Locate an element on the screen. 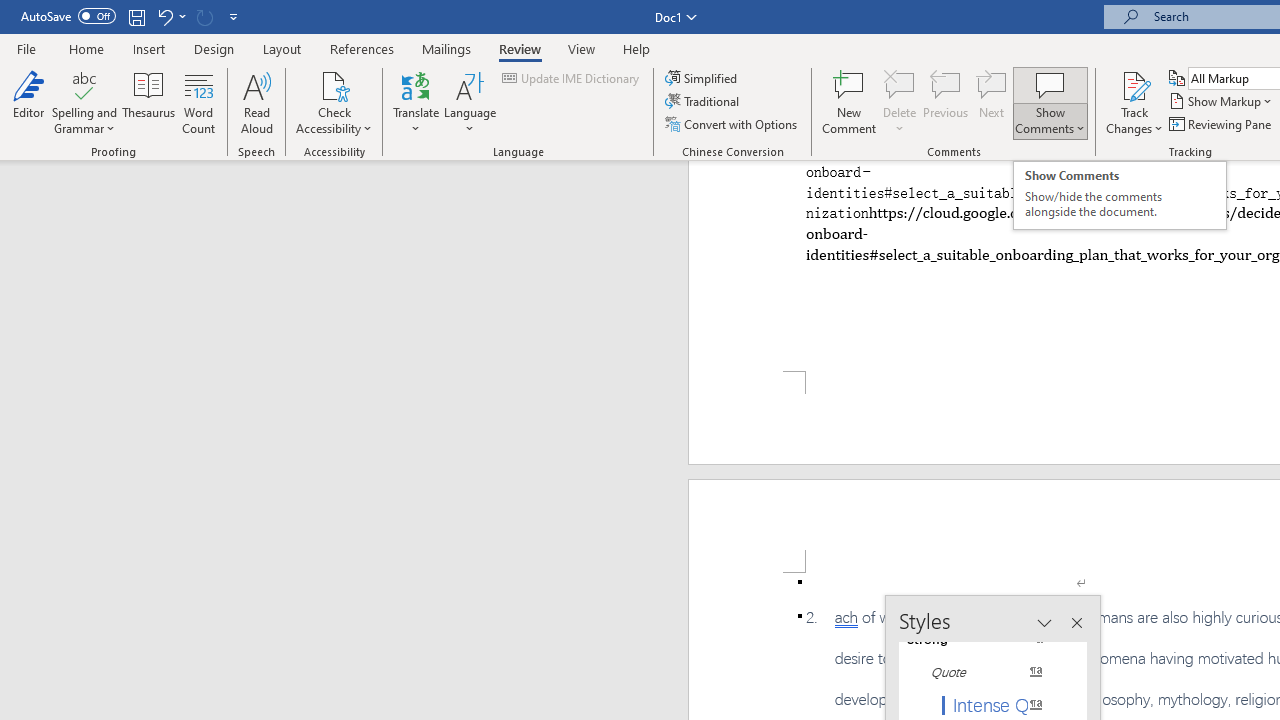 This screenshot has width=1280, height=720. 'Thesaurus...' is located at coordinates (148, 103).